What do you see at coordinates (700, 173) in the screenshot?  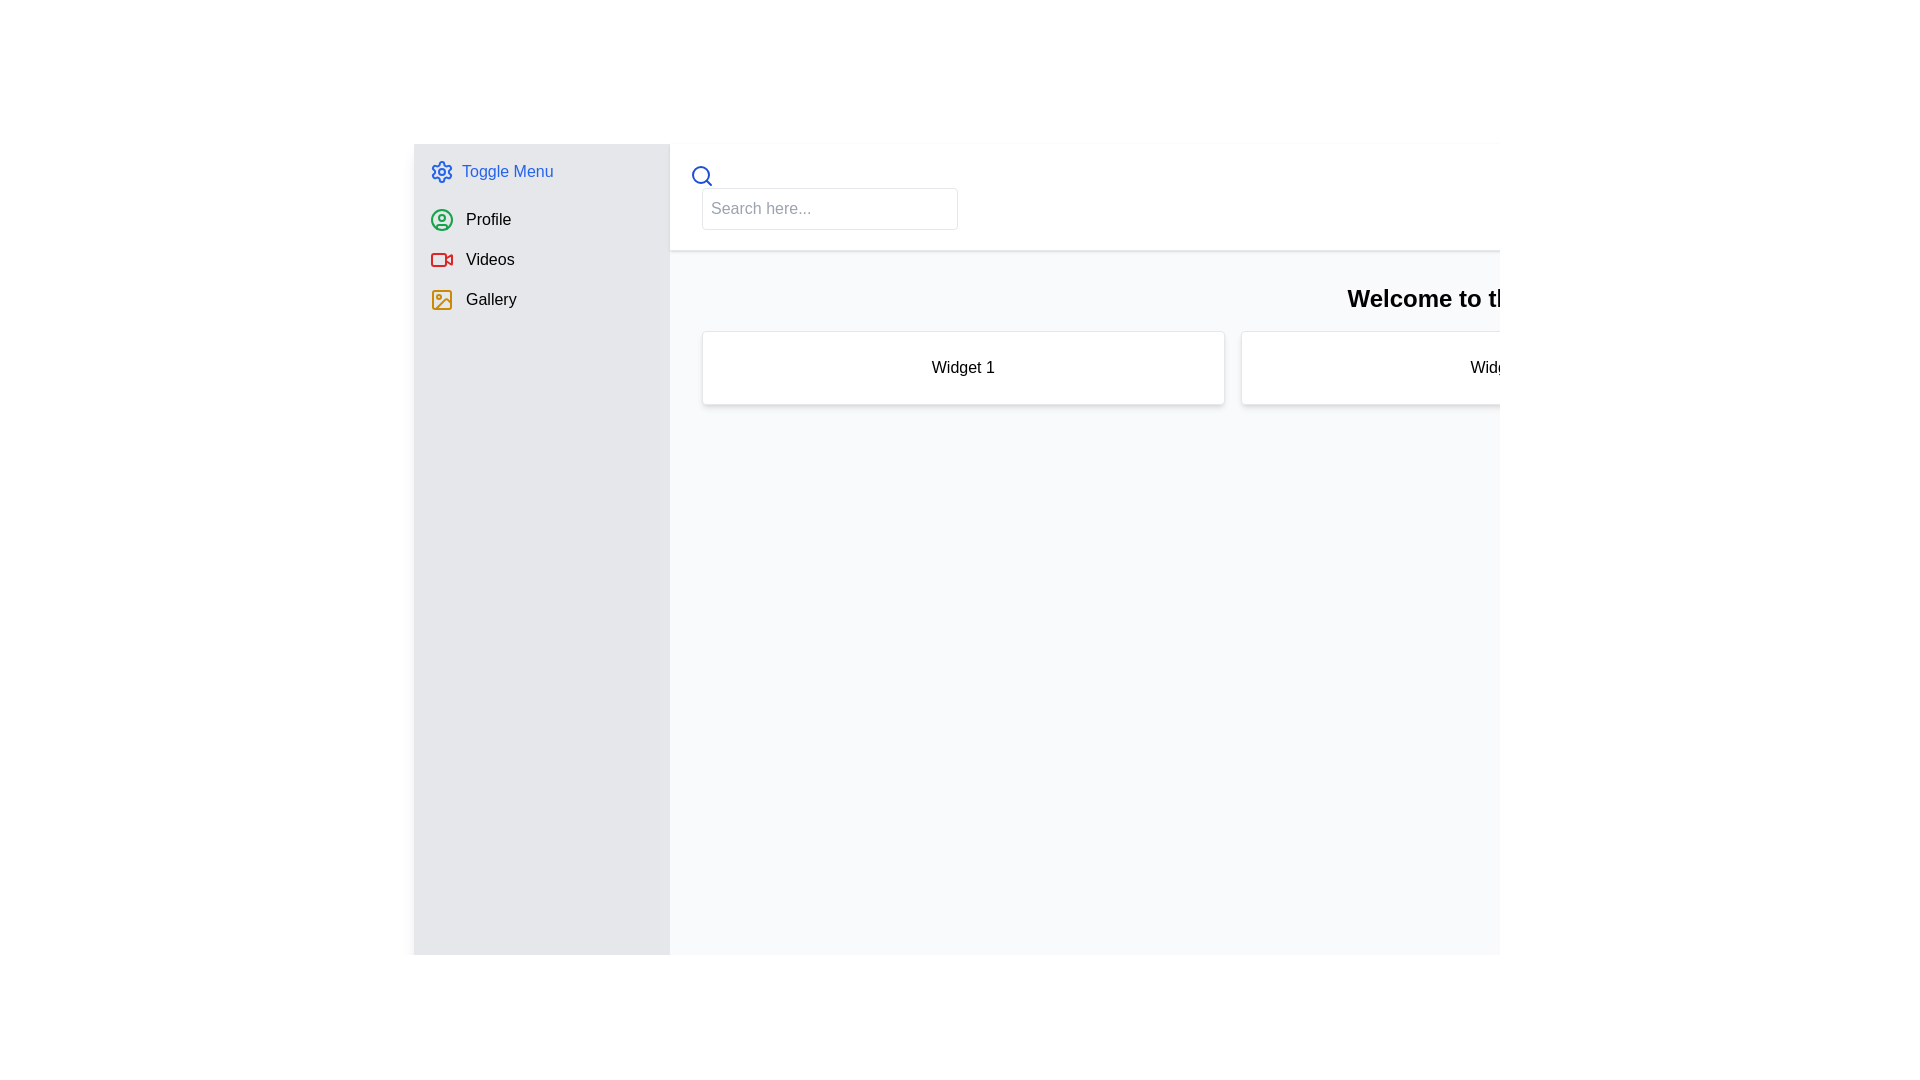 I see `the circle part of the search icon located at the top of the interface near the search input field` at bounding box center [700, 173].